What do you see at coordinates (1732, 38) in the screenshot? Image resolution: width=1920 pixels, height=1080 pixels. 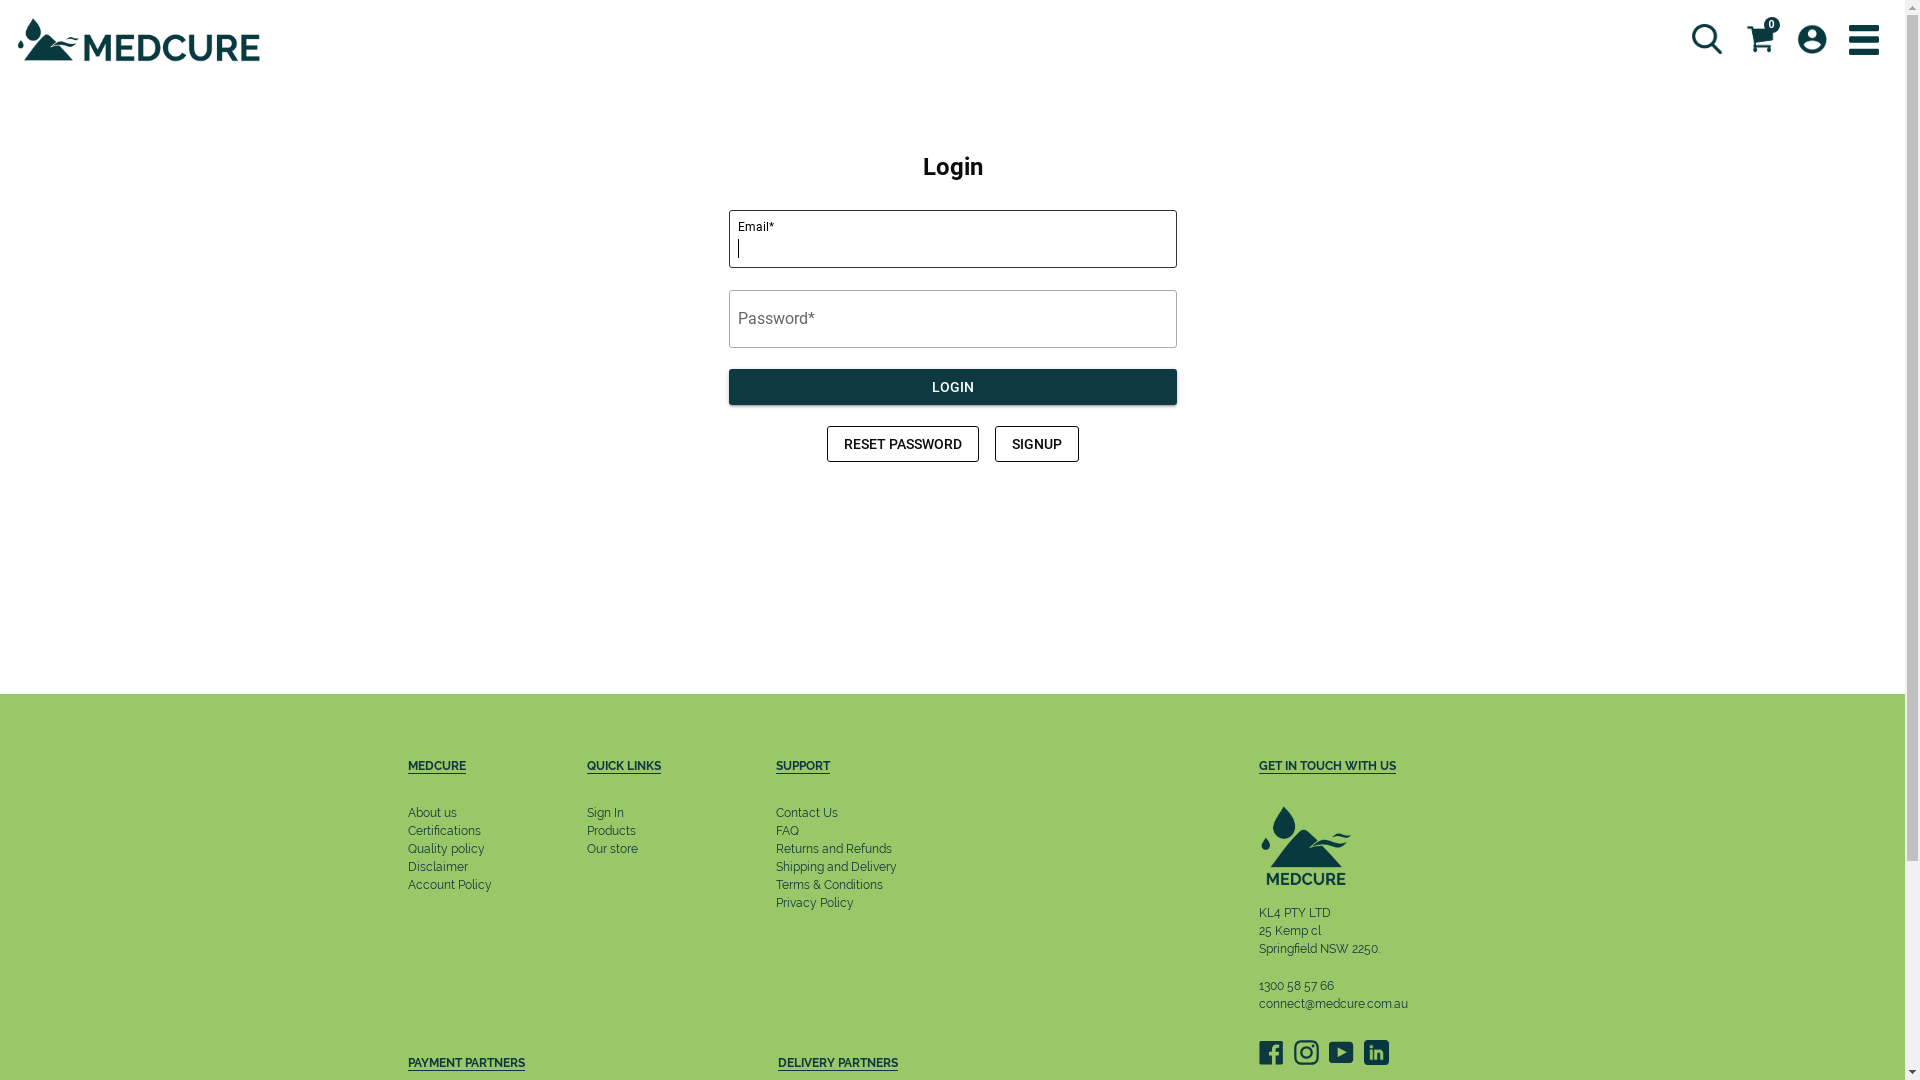 I see `'Cart` at bounding box center [1732, 38].